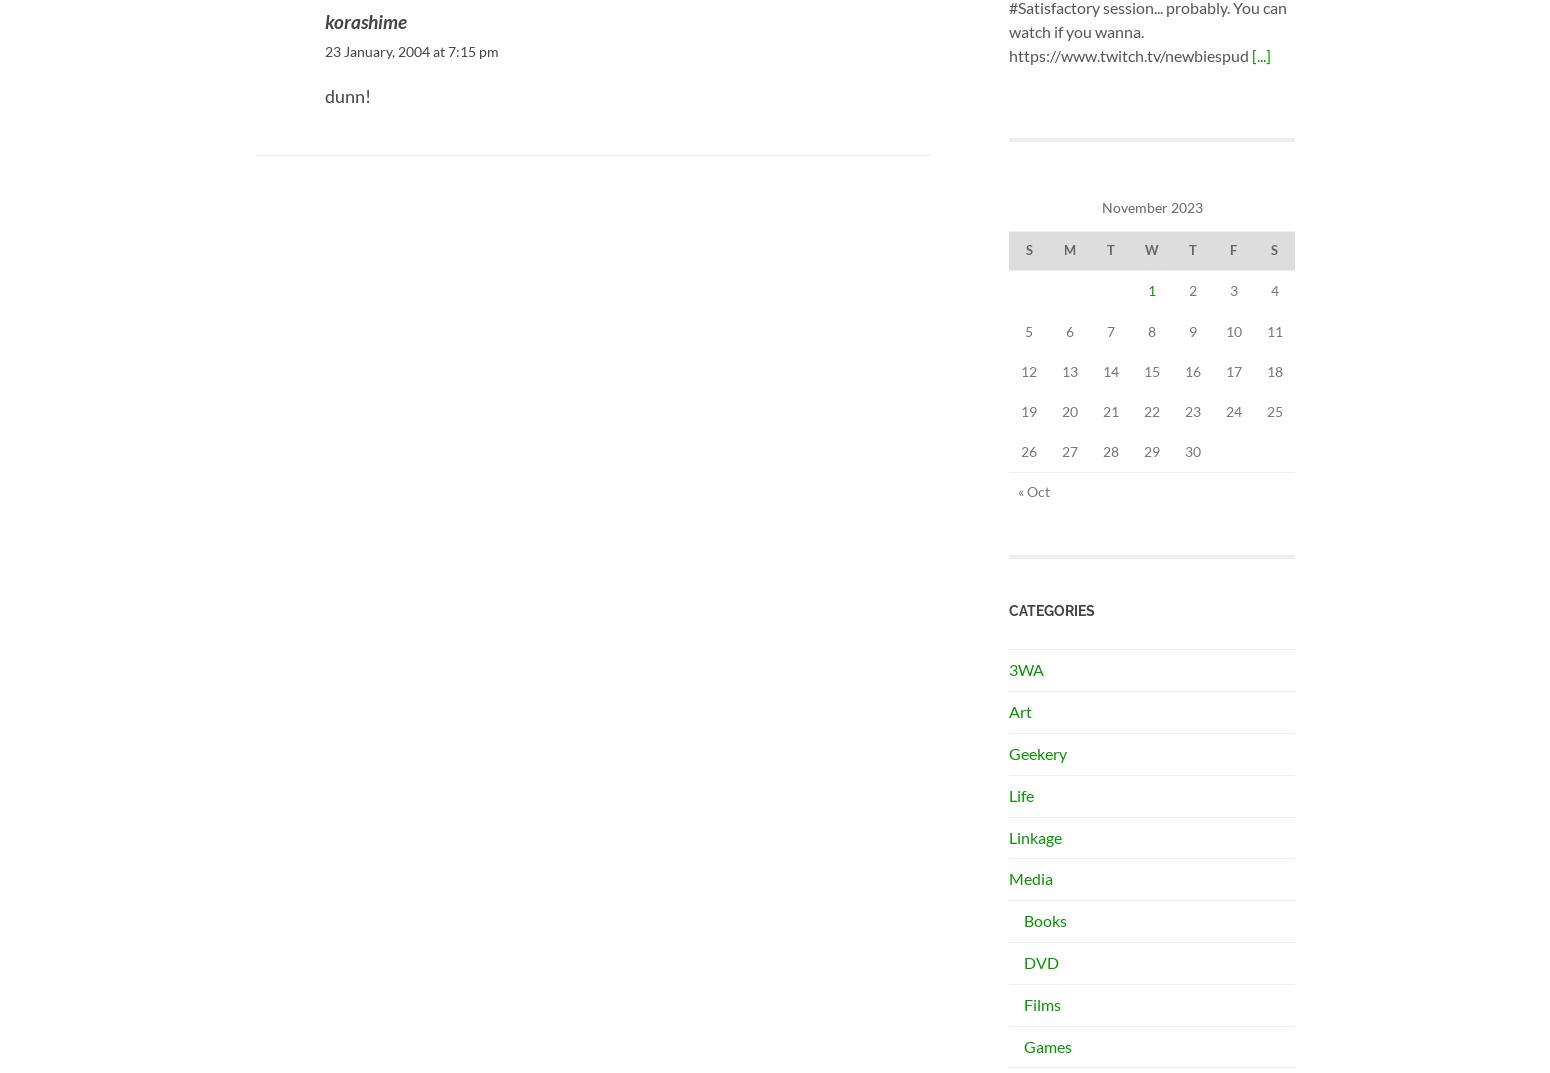 The image size is (1550, 1073). What do you see at coordinates (1224, 409) in the screenshot?
I see `'24'` at bounding box center [1224, 409].